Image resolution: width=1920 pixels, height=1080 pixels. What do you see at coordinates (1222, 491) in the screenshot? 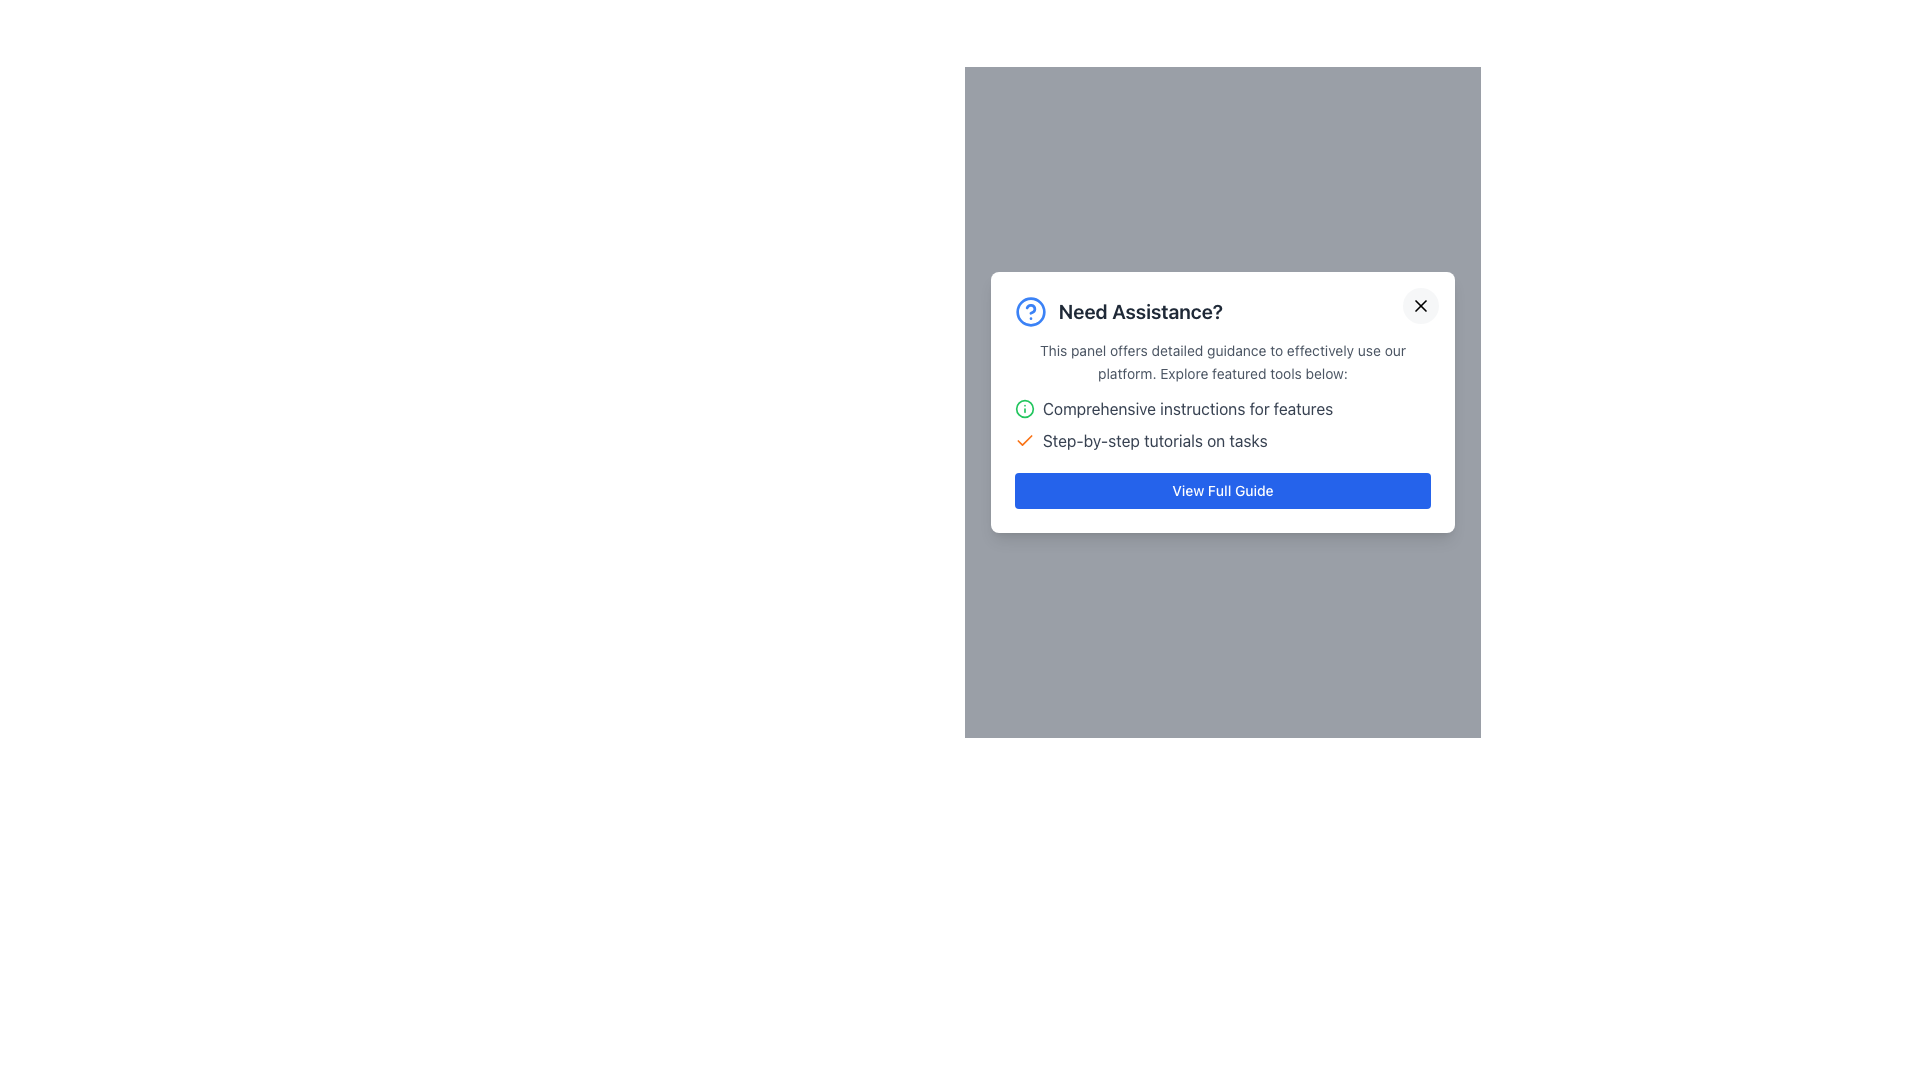
I see `the rectangular blue button labeled 'View Full Guide'` at bounding box center [1222, 491].